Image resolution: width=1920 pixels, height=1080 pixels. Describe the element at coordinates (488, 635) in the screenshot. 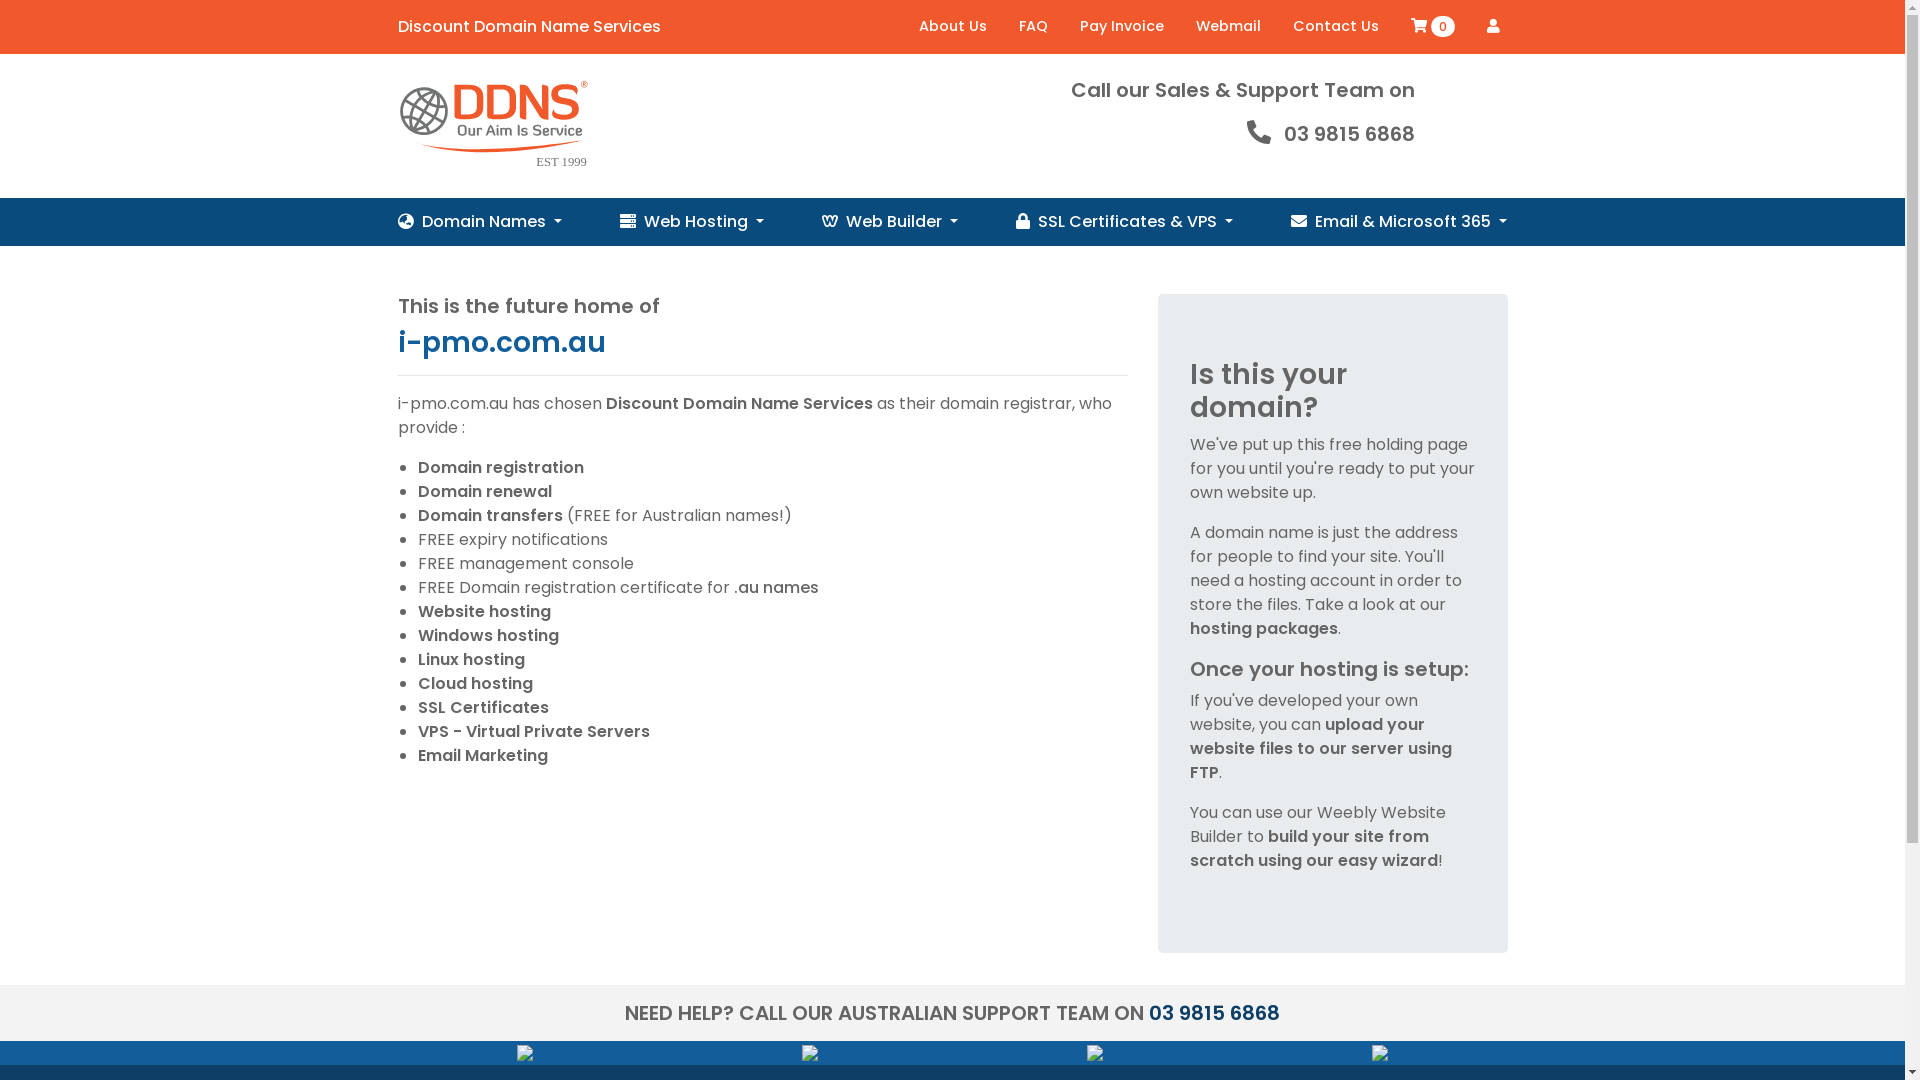

I see `'Windows hosting'` at that location.